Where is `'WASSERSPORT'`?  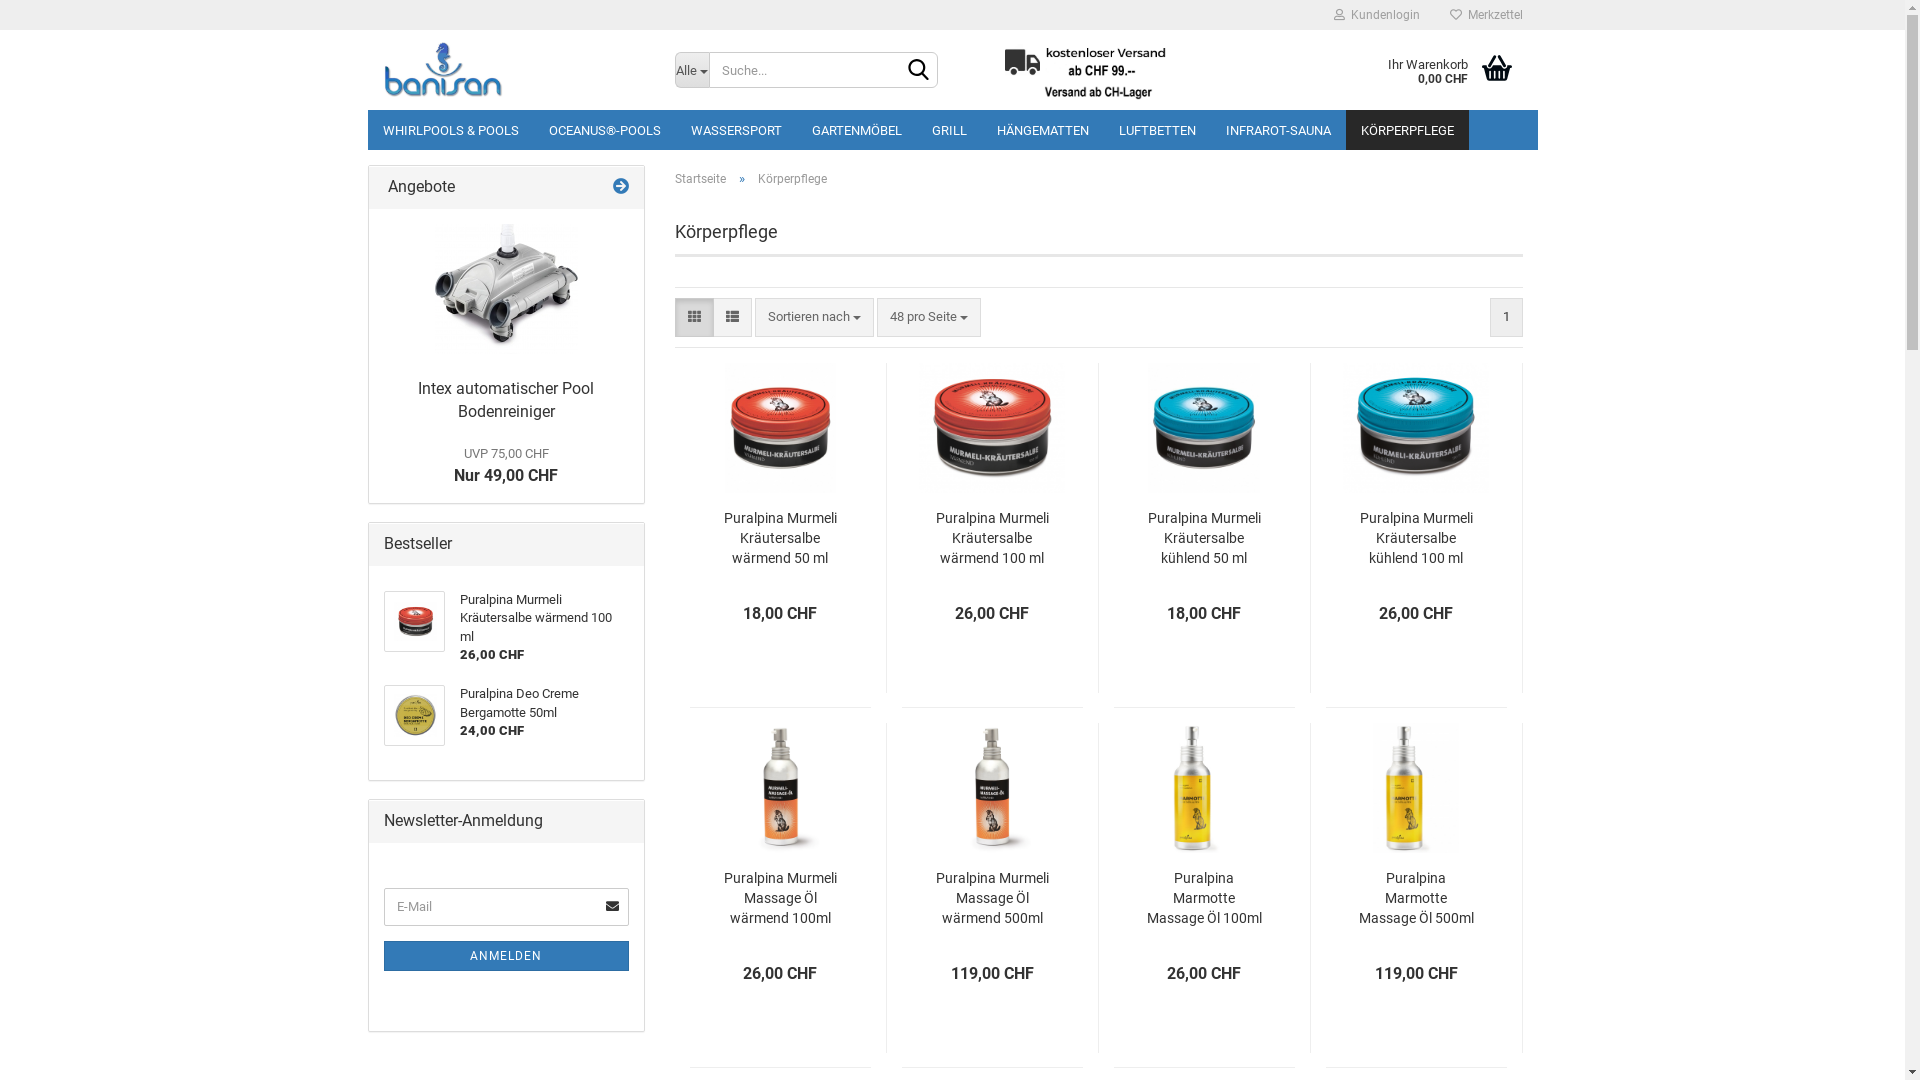 'WASSERSPORT' is located at coordinates (676, 130).